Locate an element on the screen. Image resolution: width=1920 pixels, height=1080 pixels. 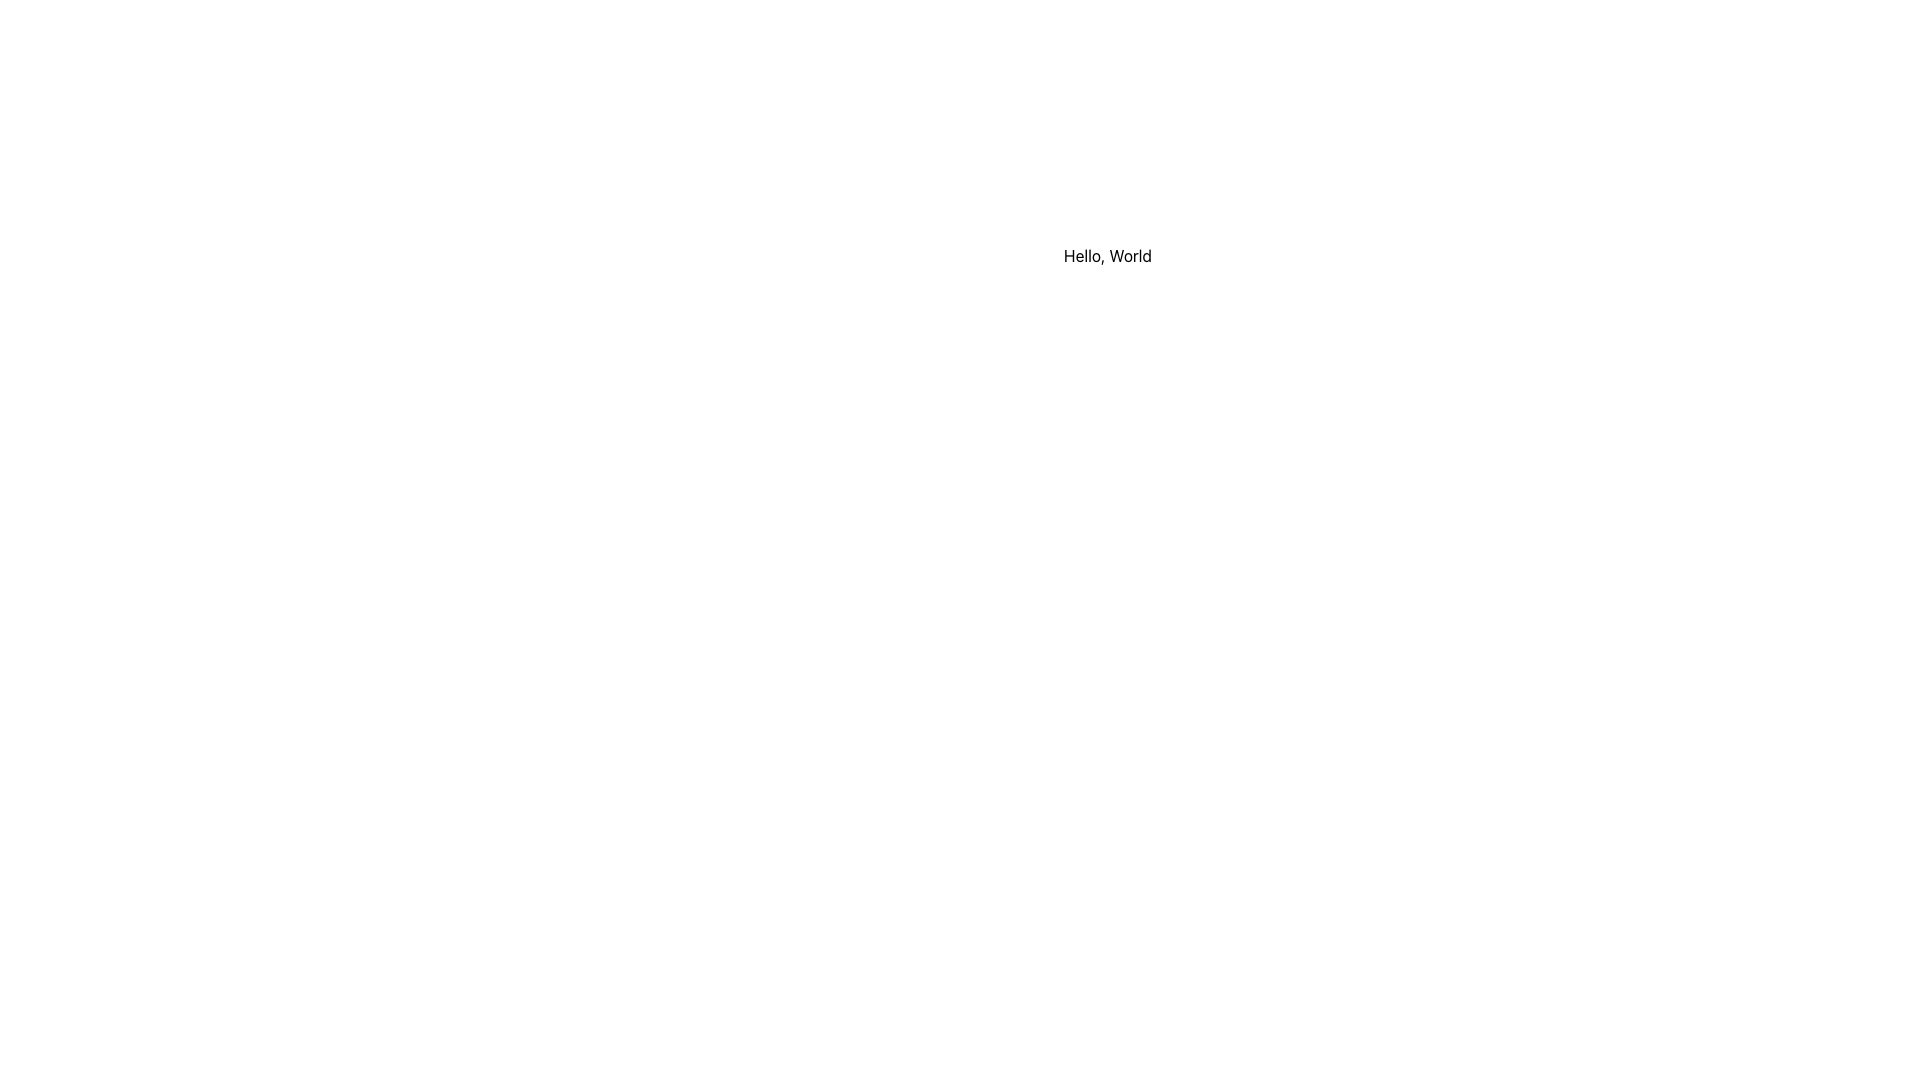
the third button on the far-right of the horizontal group is located at coordinates (1882, 35).